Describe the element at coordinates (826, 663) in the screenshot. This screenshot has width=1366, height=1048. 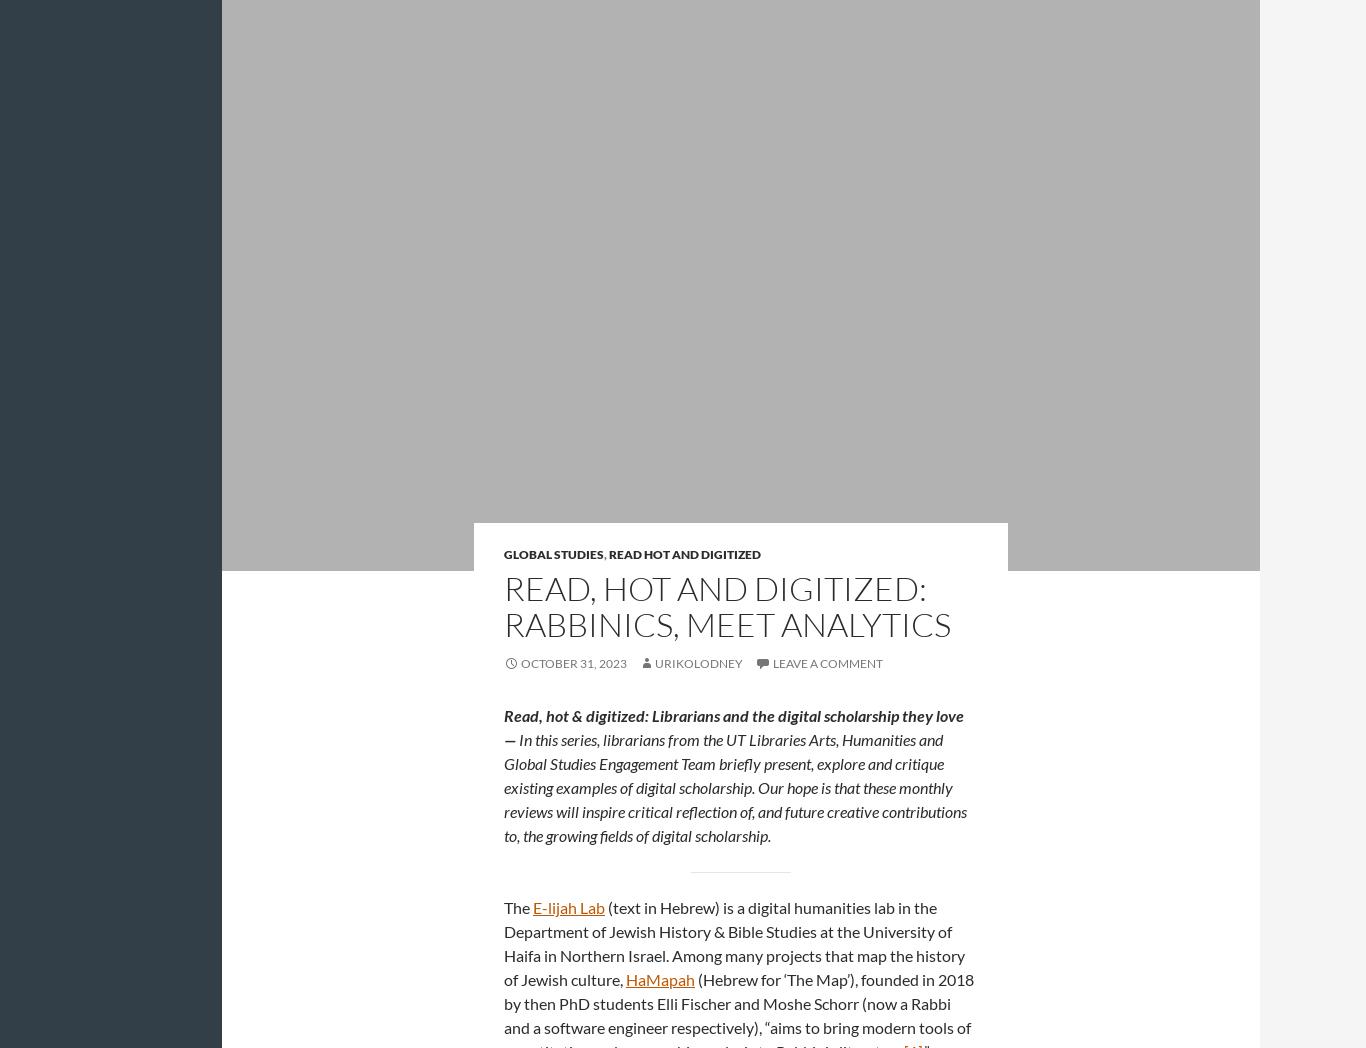
I see `'Leave a comment'` at that location.